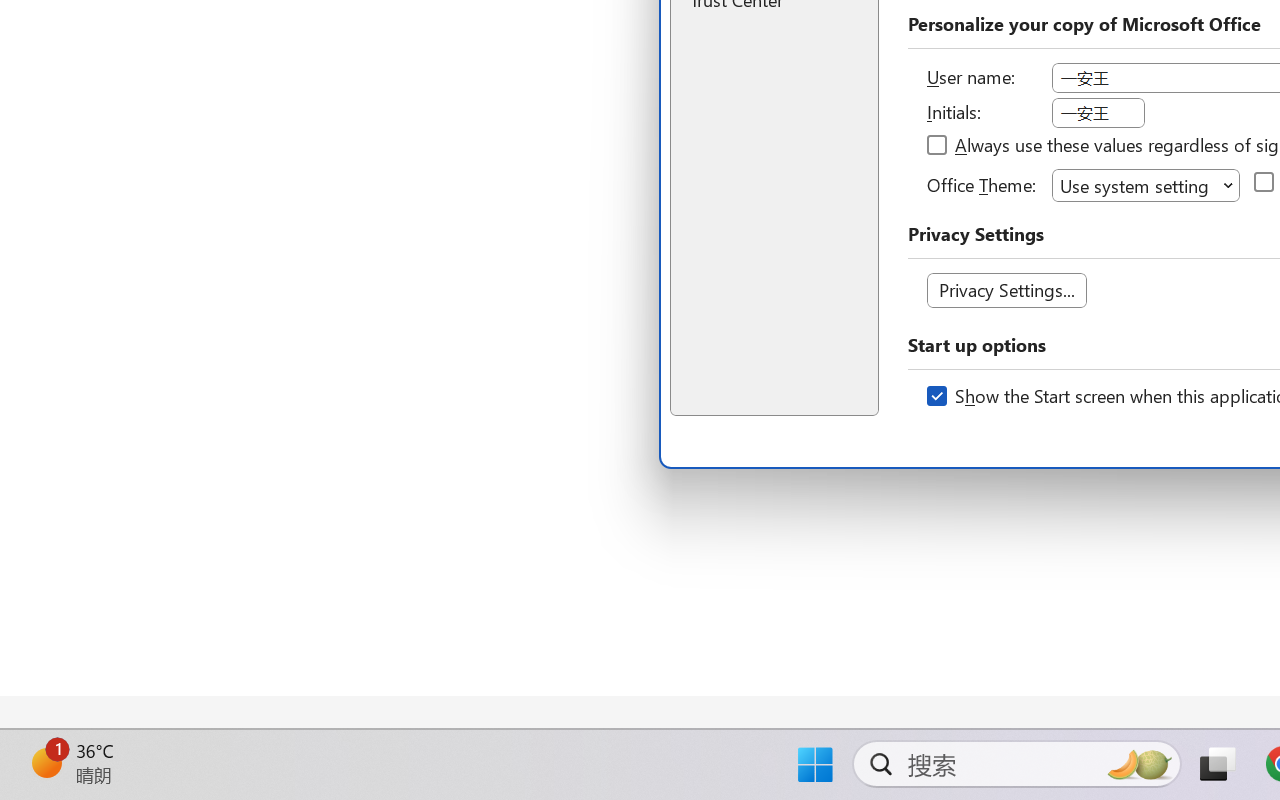 The width and height of the screenshot is (1280, 800). Describe the element at coordinates (1097, 112) in the screenshot. I see `'Initials'` at that location.